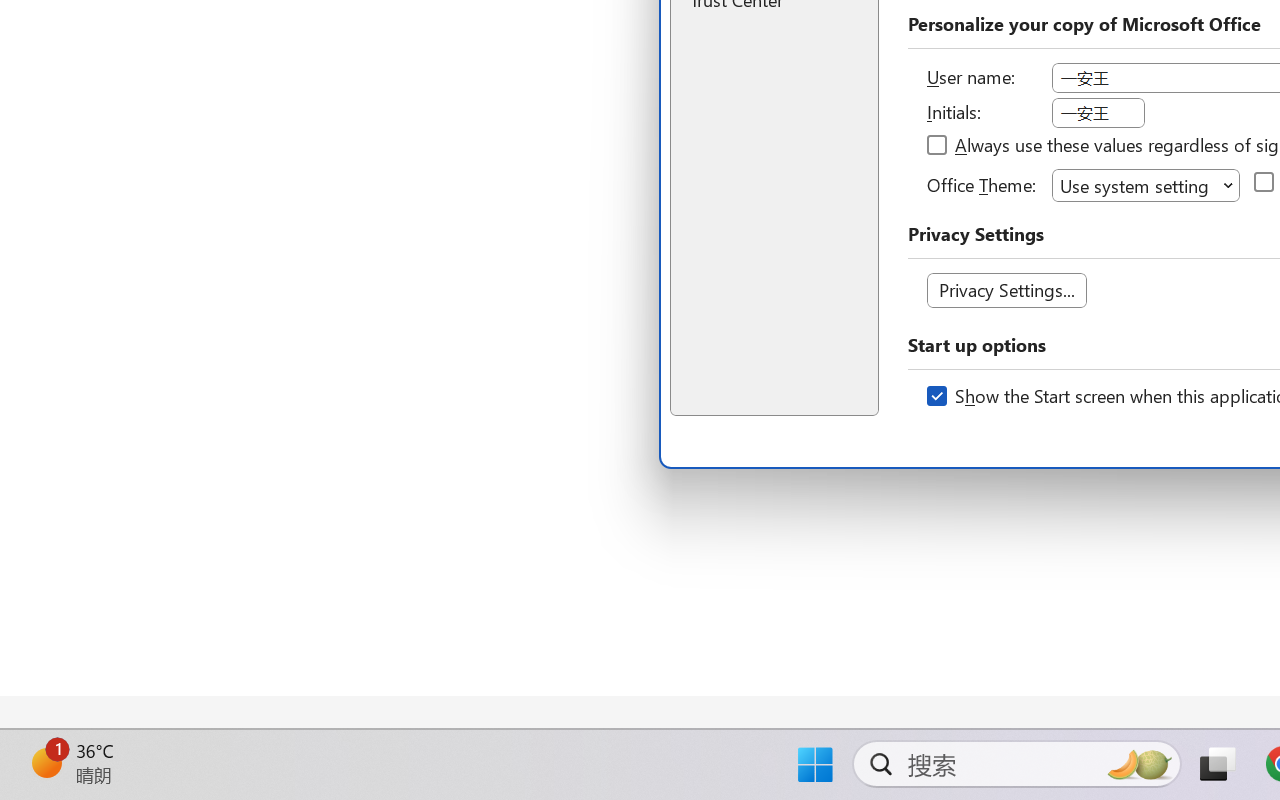 The width and height of the screenshot is (1280, 800). Describe the element at coordinates (1097, 112) in the screenshot. I see `'Initials'` at that location.